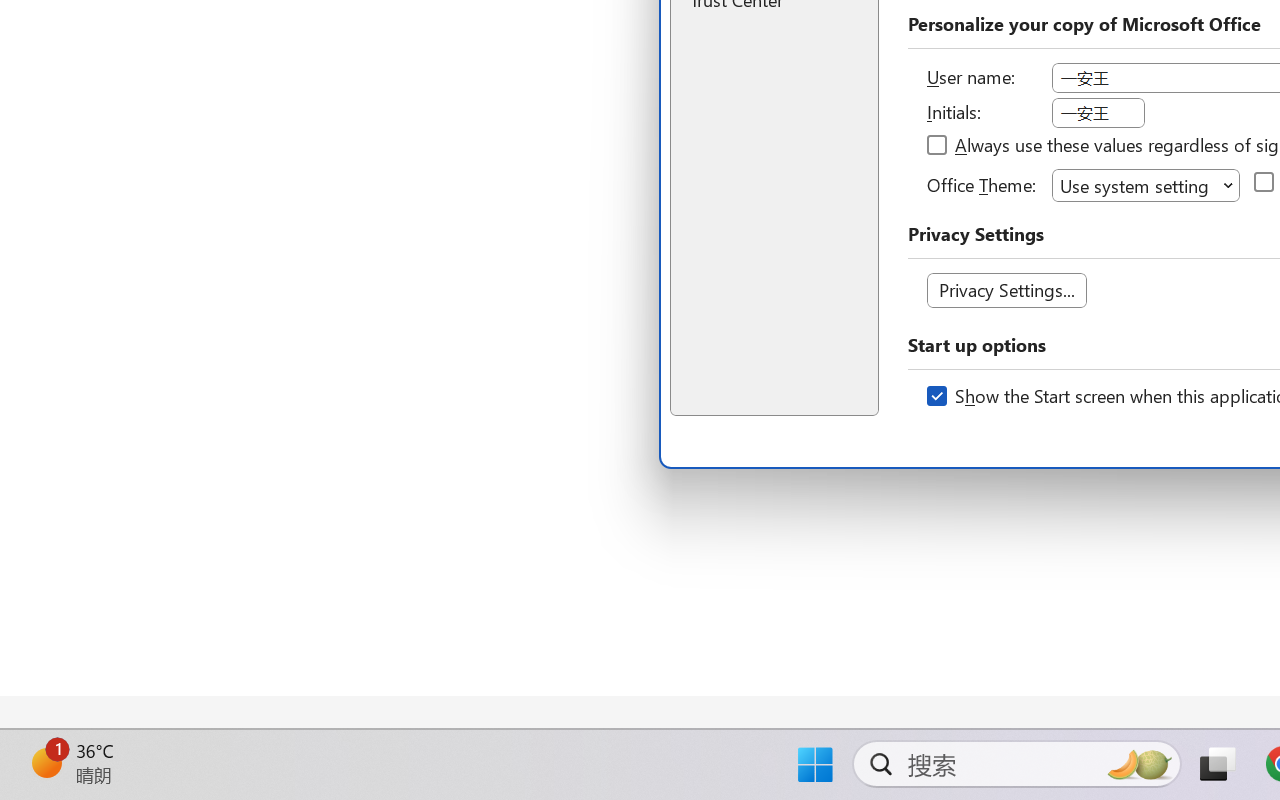 The width and height of the screenshot is (1280, 800). Describe the element at coordinates (1097, 112) in the screenshot. I see `'Initials'` at that location.